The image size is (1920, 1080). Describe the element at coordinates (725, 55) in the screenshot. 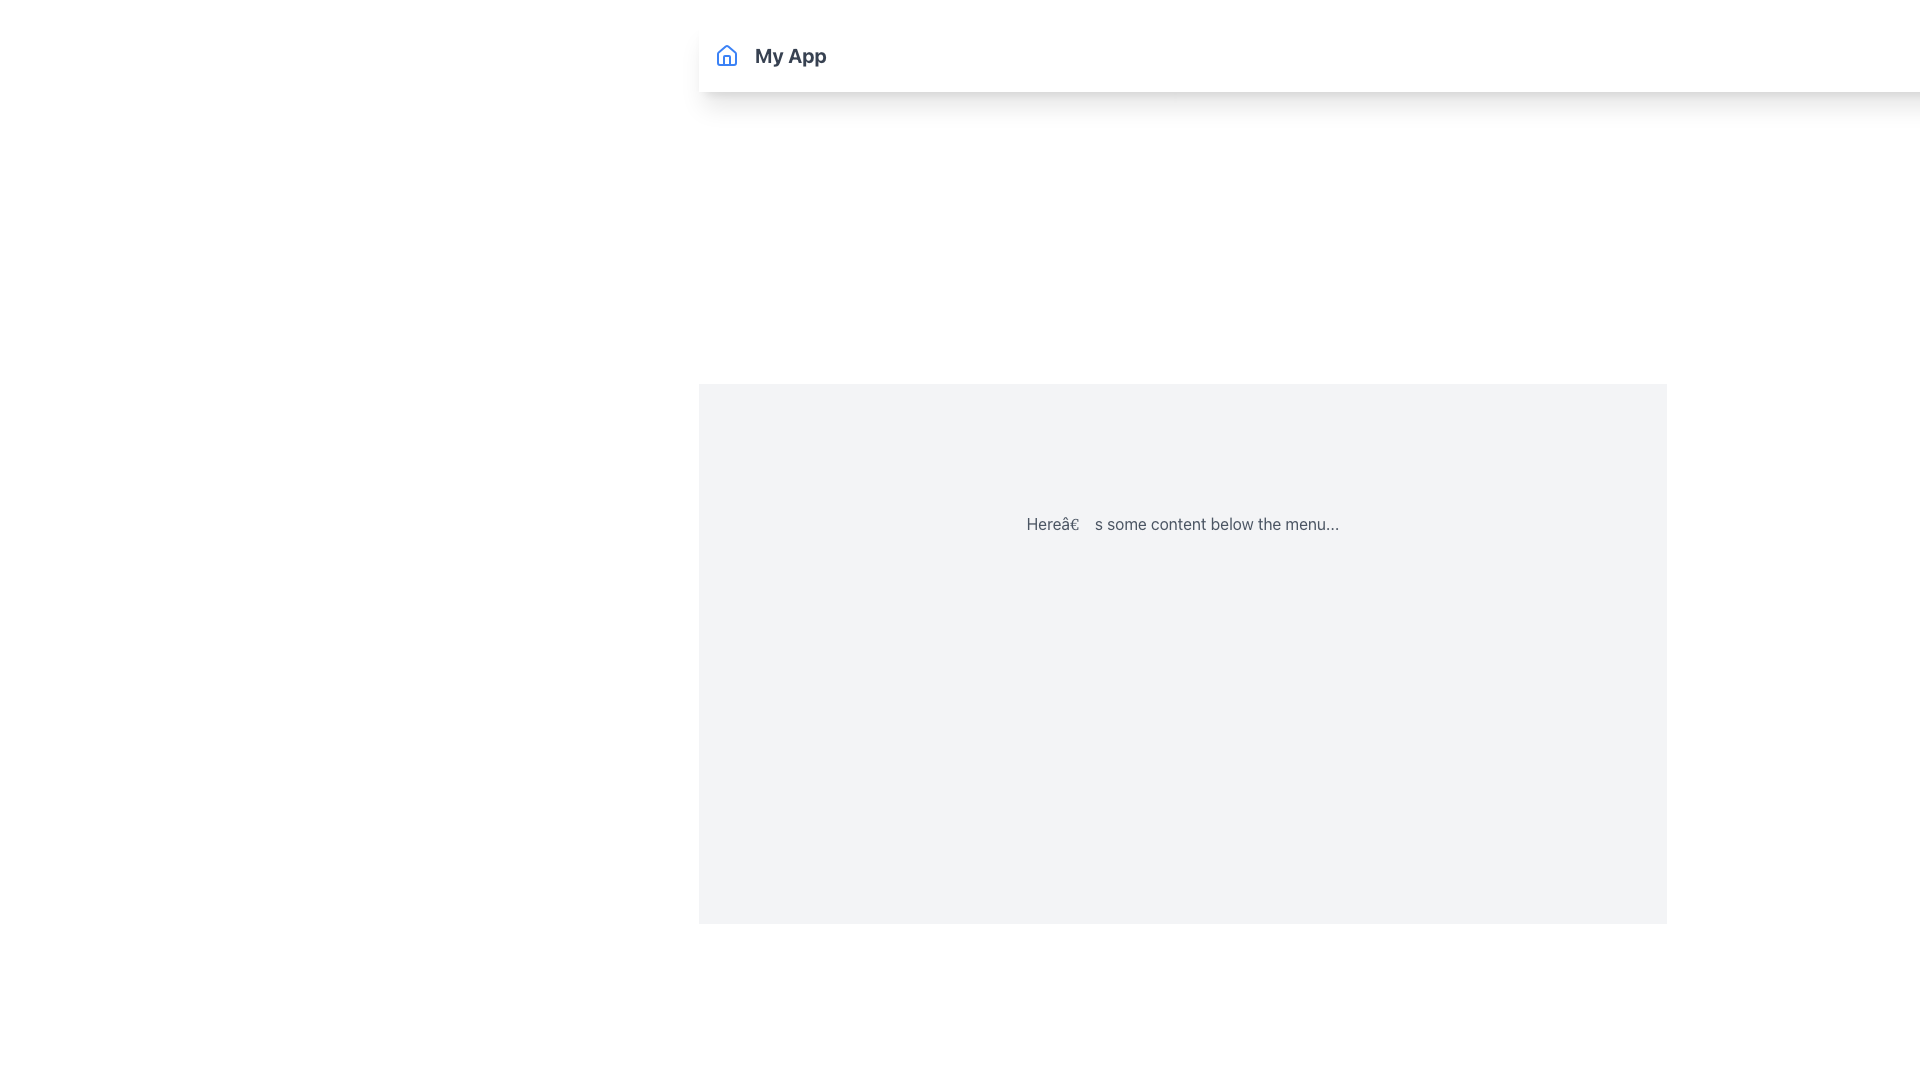

I see `the navigation icon located to the far left of the 'My App' group, which serves to redirect the user to the home page` at that location.